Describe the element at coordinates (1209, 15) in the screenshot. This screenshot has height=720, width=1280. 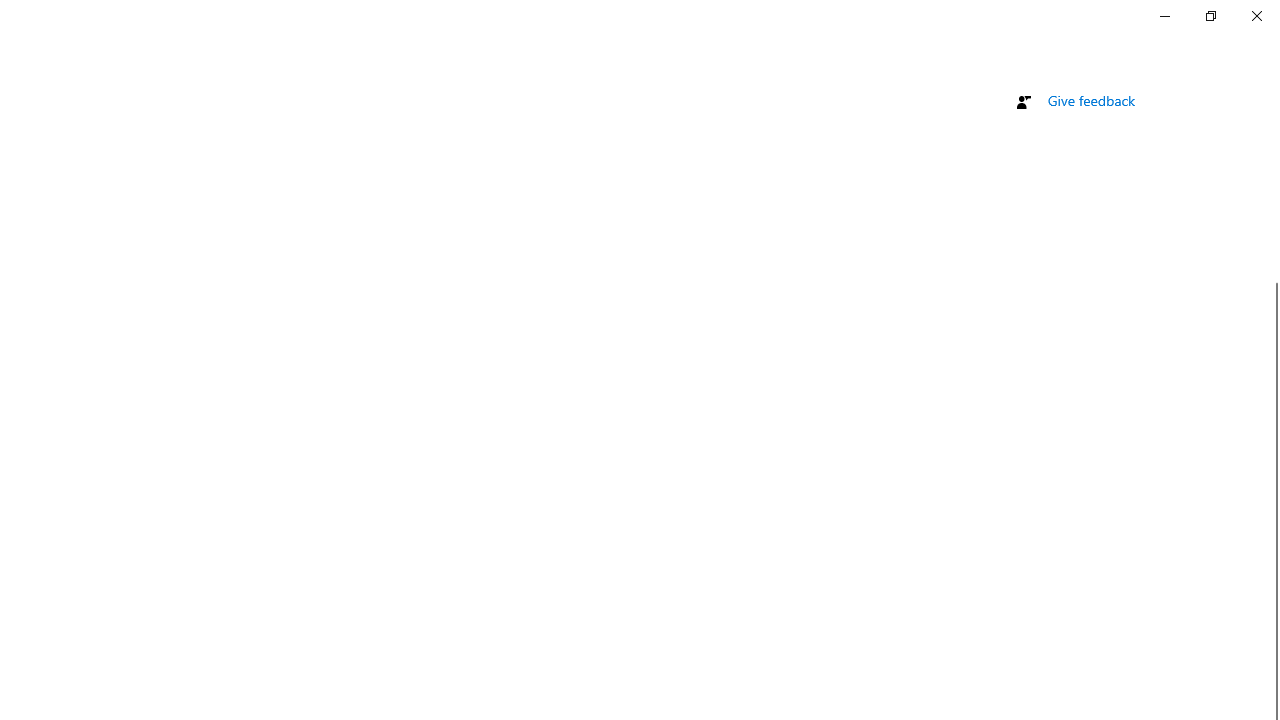
I see `'Restore Settings'` at that location.